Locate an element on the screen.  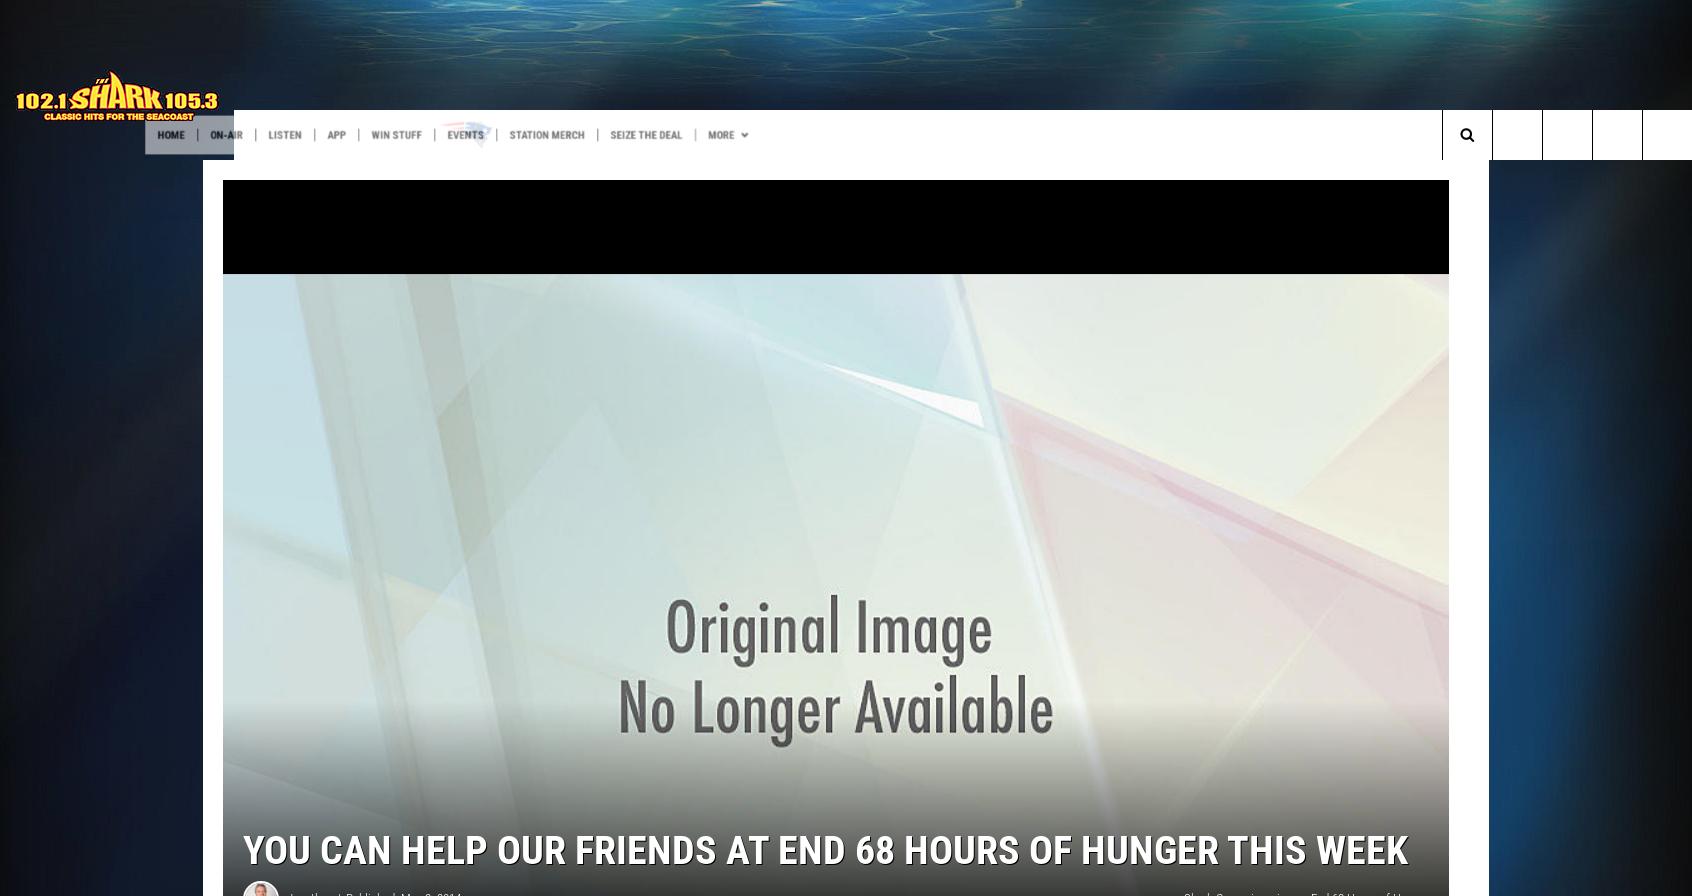
'What's Hot:' is located at coordinates (51, 175).